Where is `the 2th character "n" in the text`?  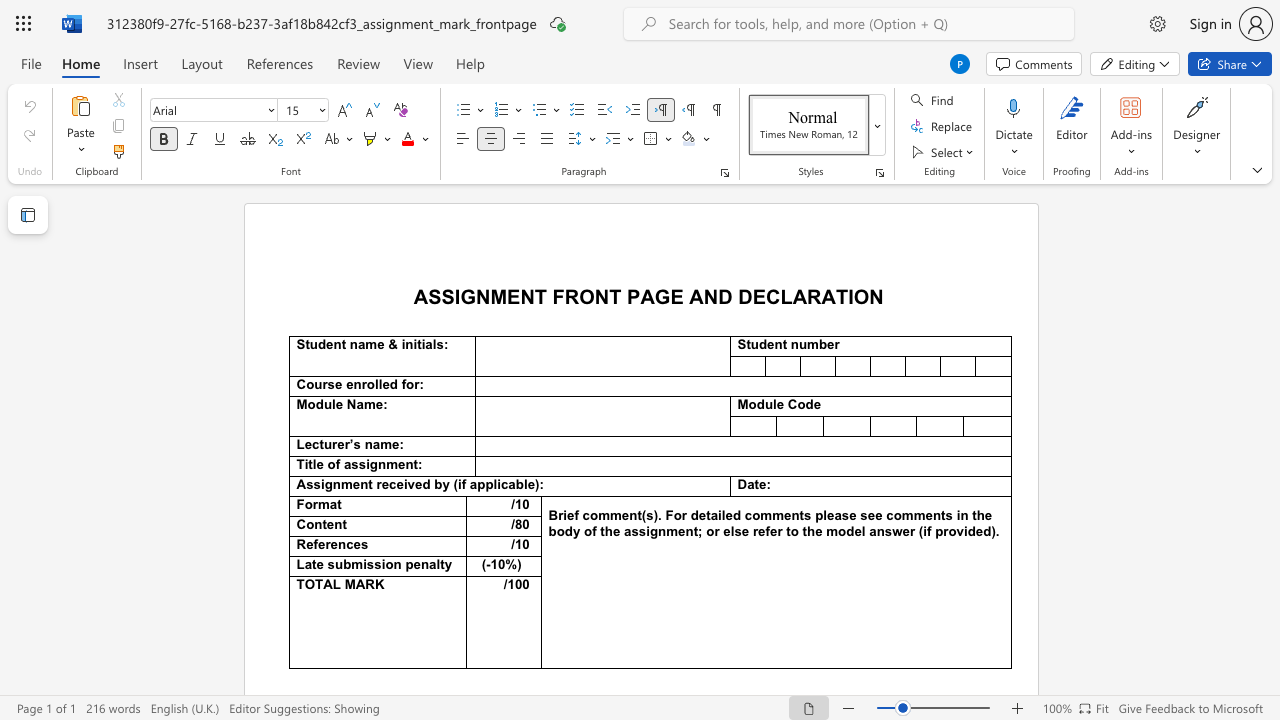 the 2th character "n" in the text is located at coordinates (353, 343).